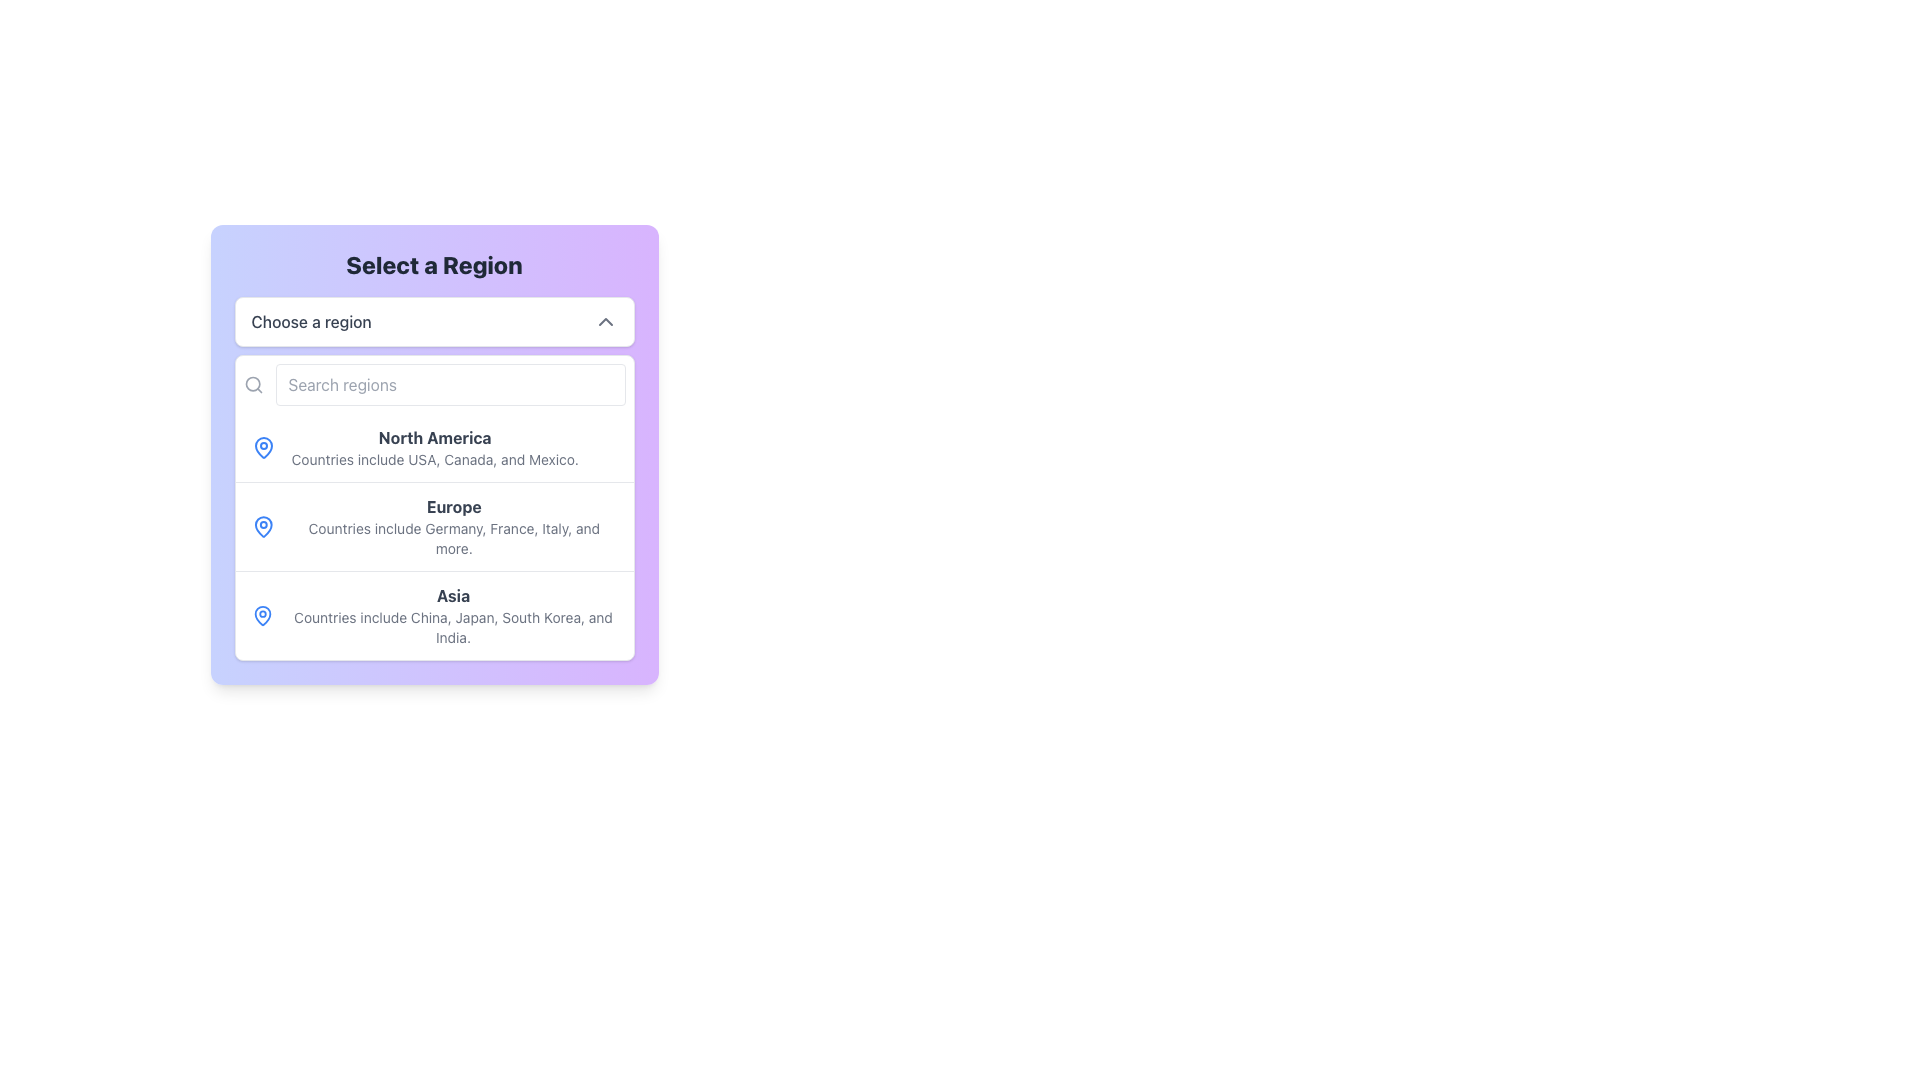 Image resolution: width=1920 pixels, height=1080 pixels. What do you see at coordinates (434, 437) in the screenshot?
I see `the static text element displaying 'North America', which is styled in bold dark gray and is the first entry in a list above the descriptive text about countries` at bounding box center [434, 437].